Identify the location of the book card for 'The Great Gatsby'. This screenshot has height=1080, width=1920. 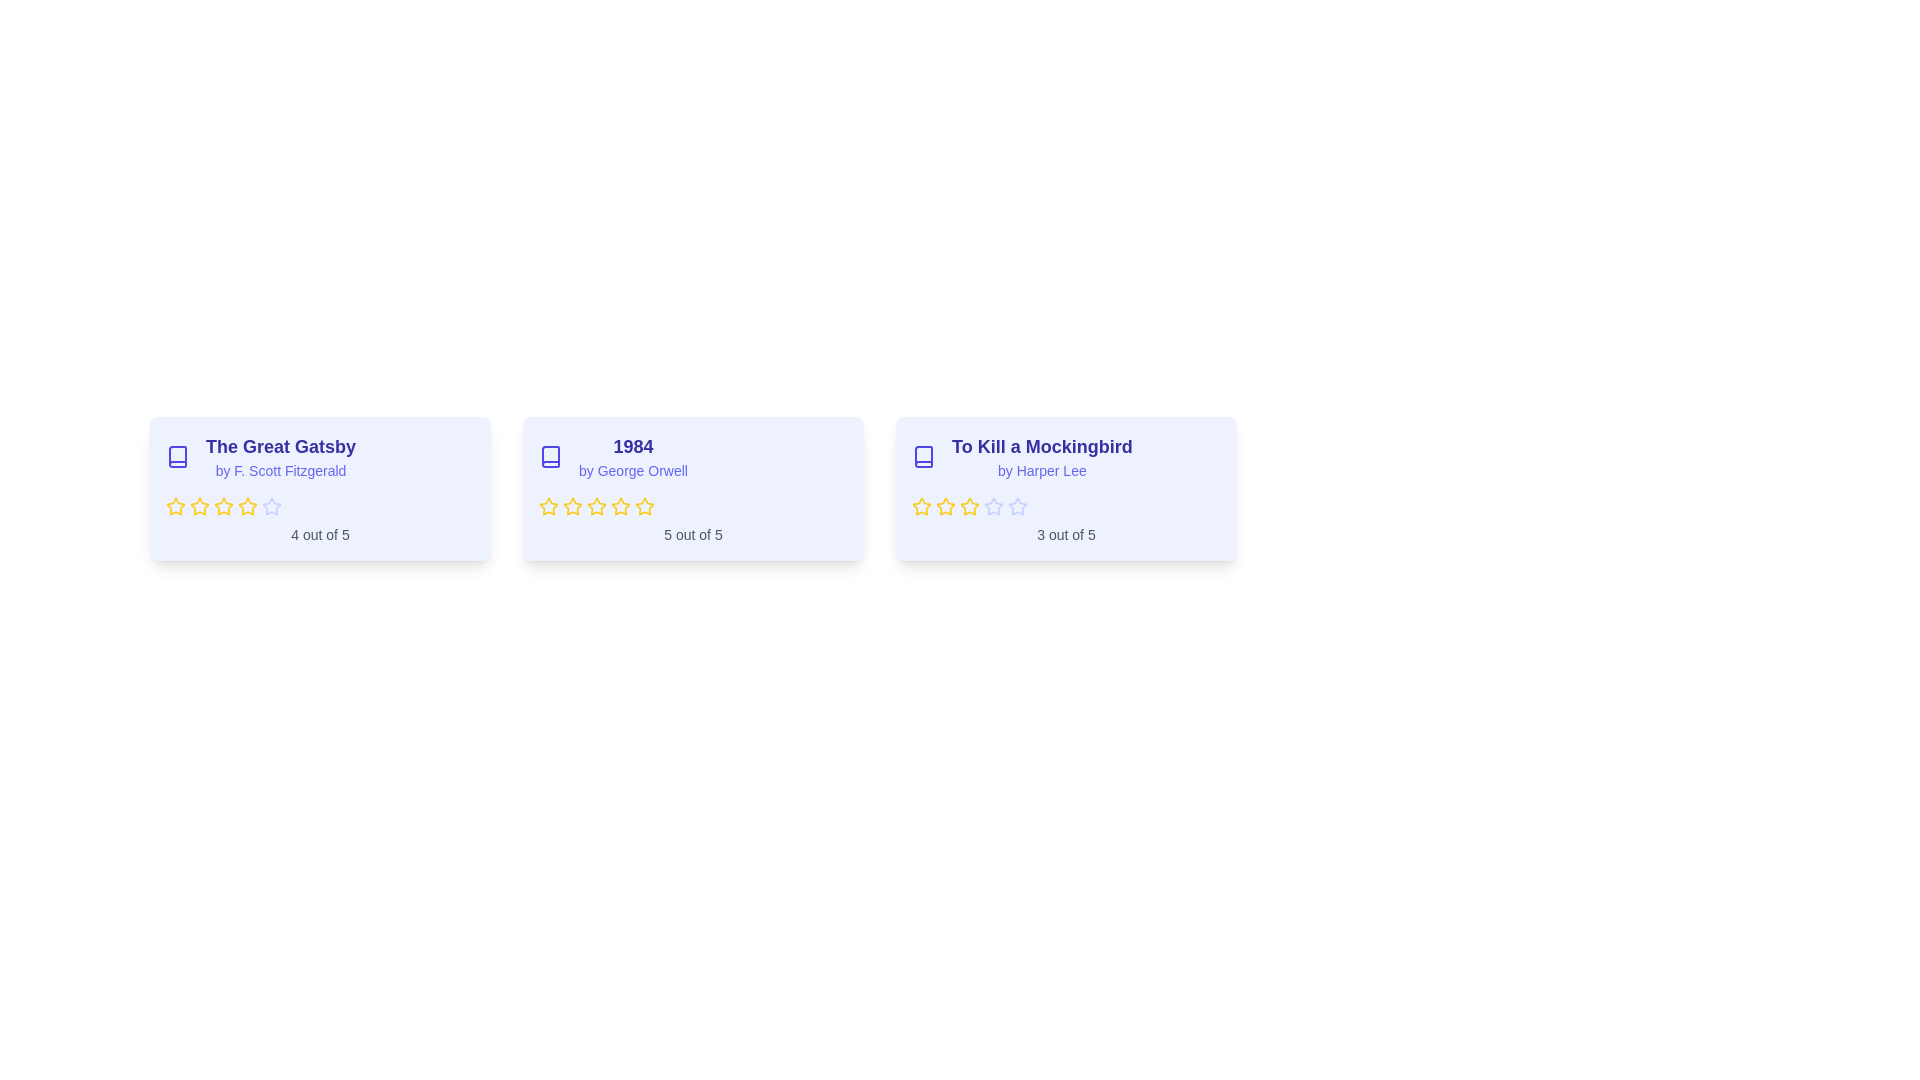
(320, 489).